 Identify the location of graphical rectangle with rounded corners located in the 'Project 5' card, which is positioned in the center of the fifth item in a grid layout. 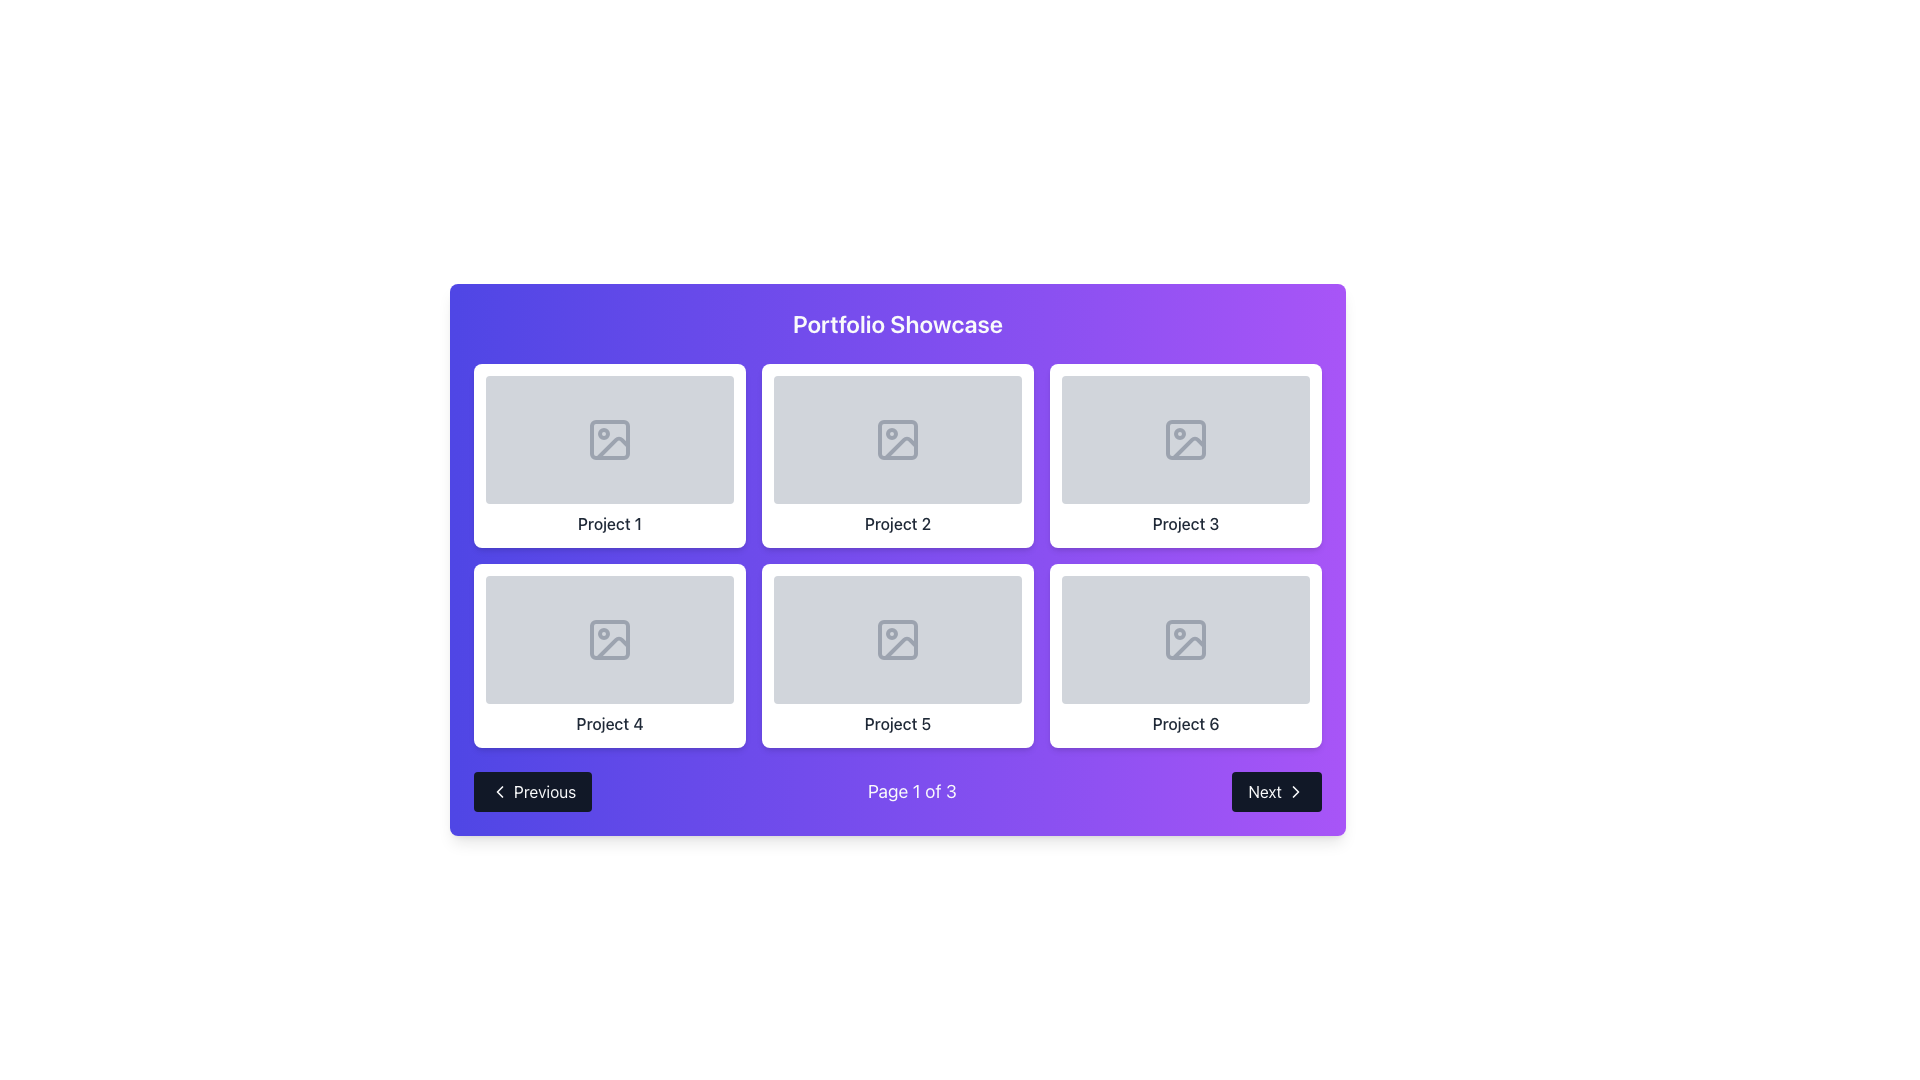
(896, 640).